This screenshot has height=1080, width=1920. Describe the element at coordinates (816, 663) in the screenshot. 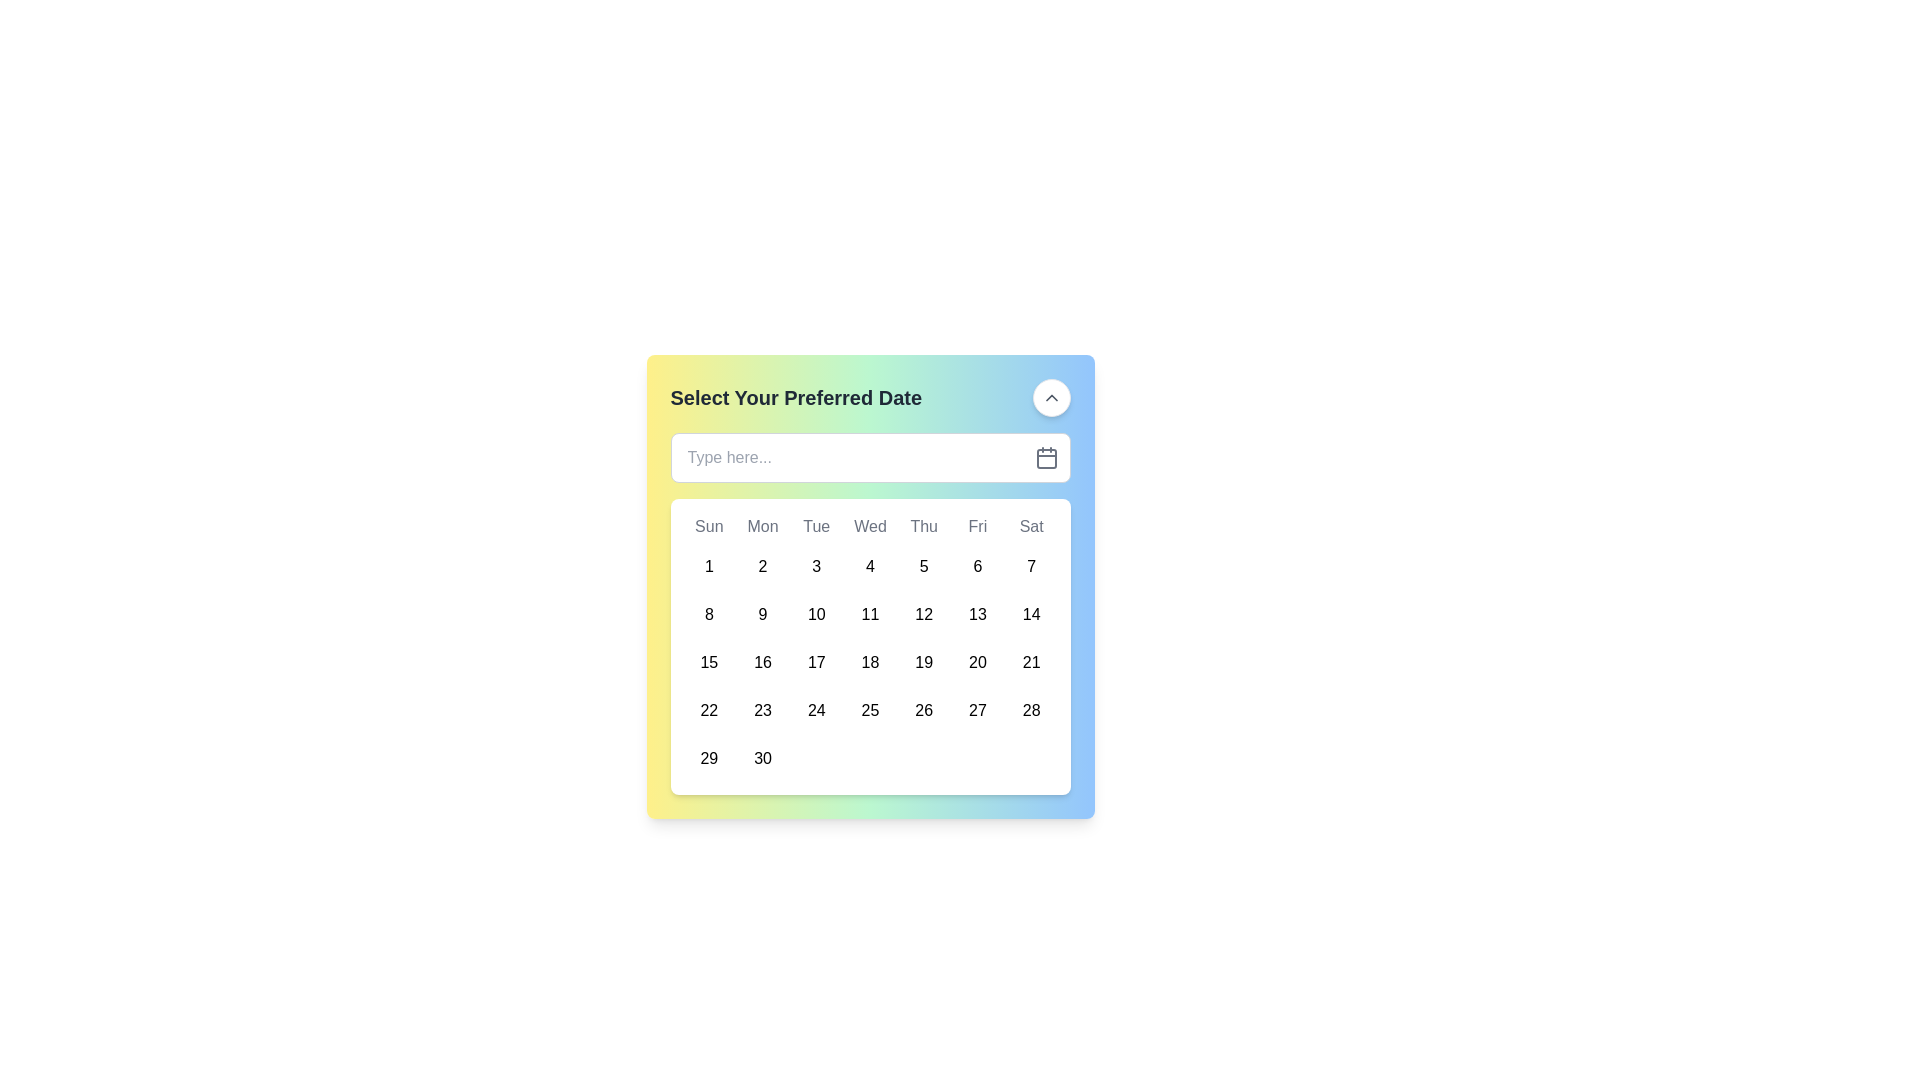

I see `the button representing the selectable date '17' in the calendar interface` at that location.